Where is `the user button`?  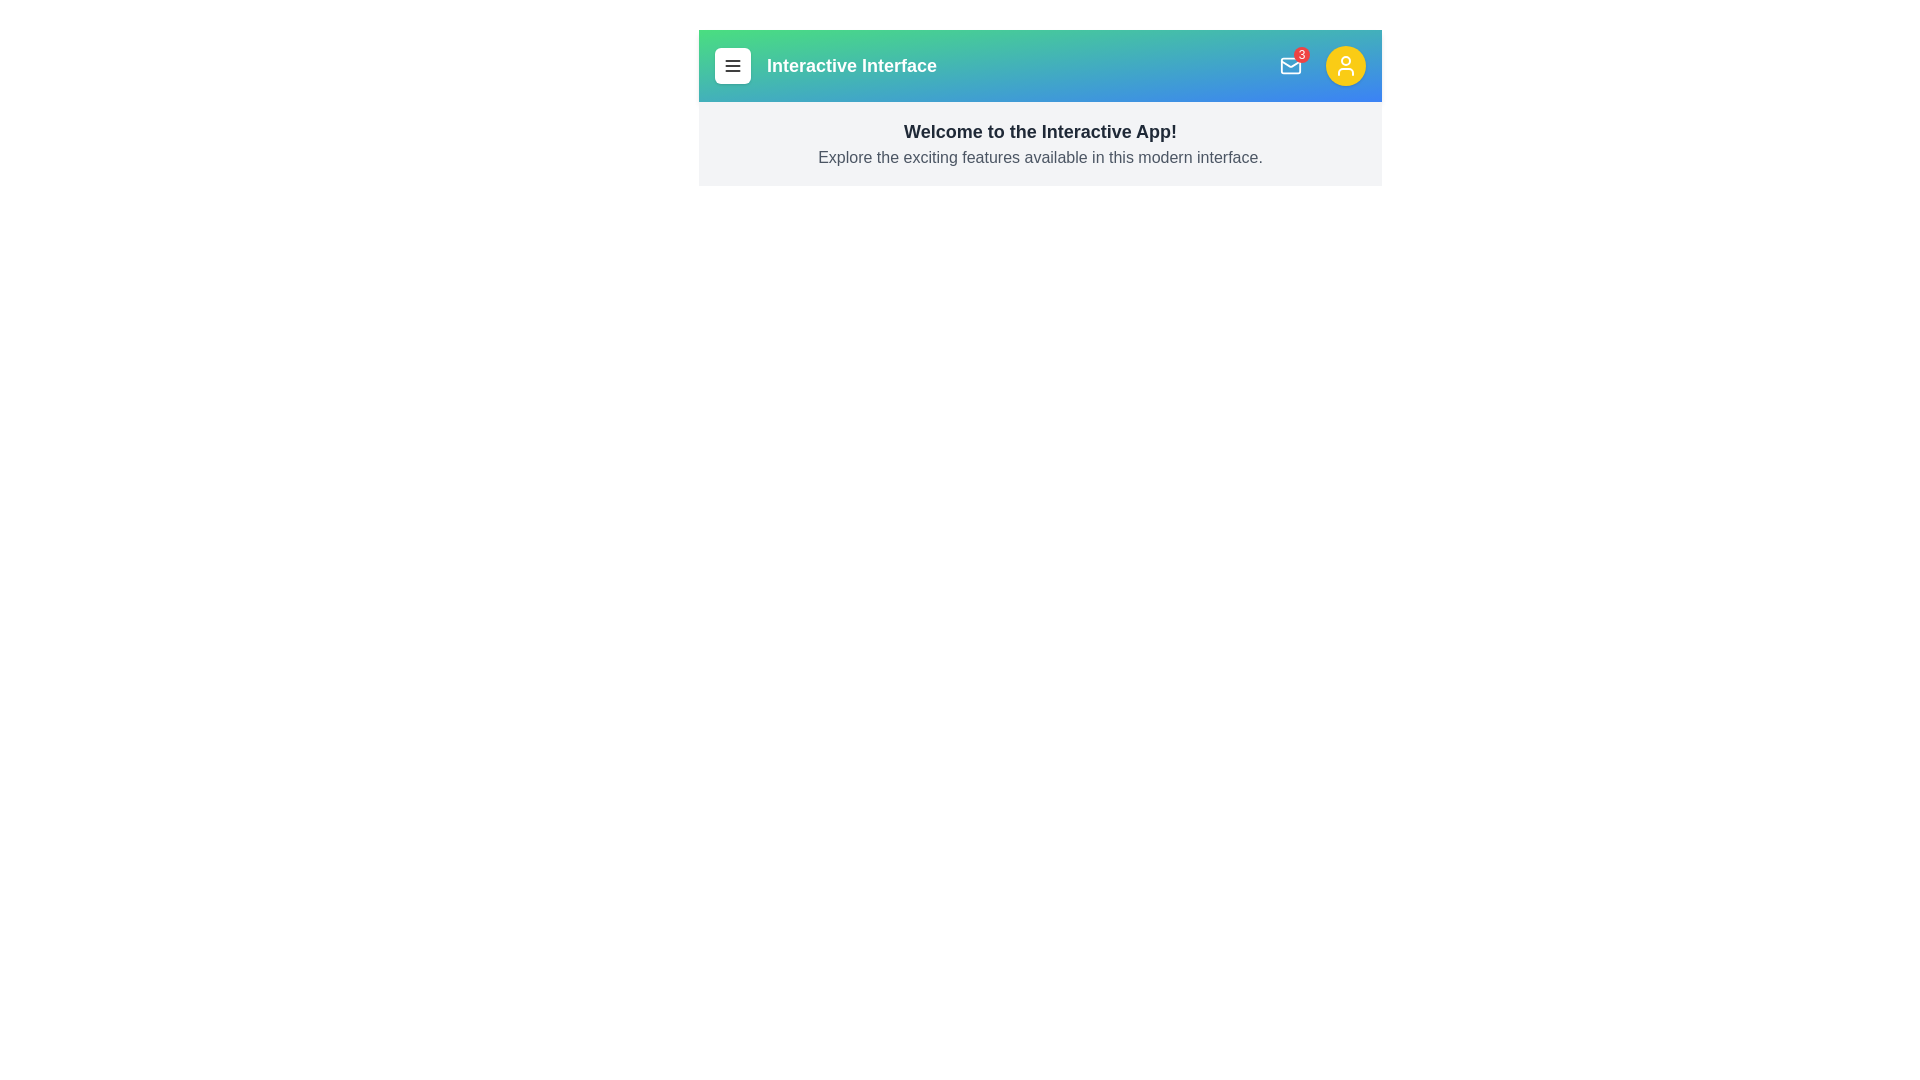 the user button is located at coordinates (1345, 64).